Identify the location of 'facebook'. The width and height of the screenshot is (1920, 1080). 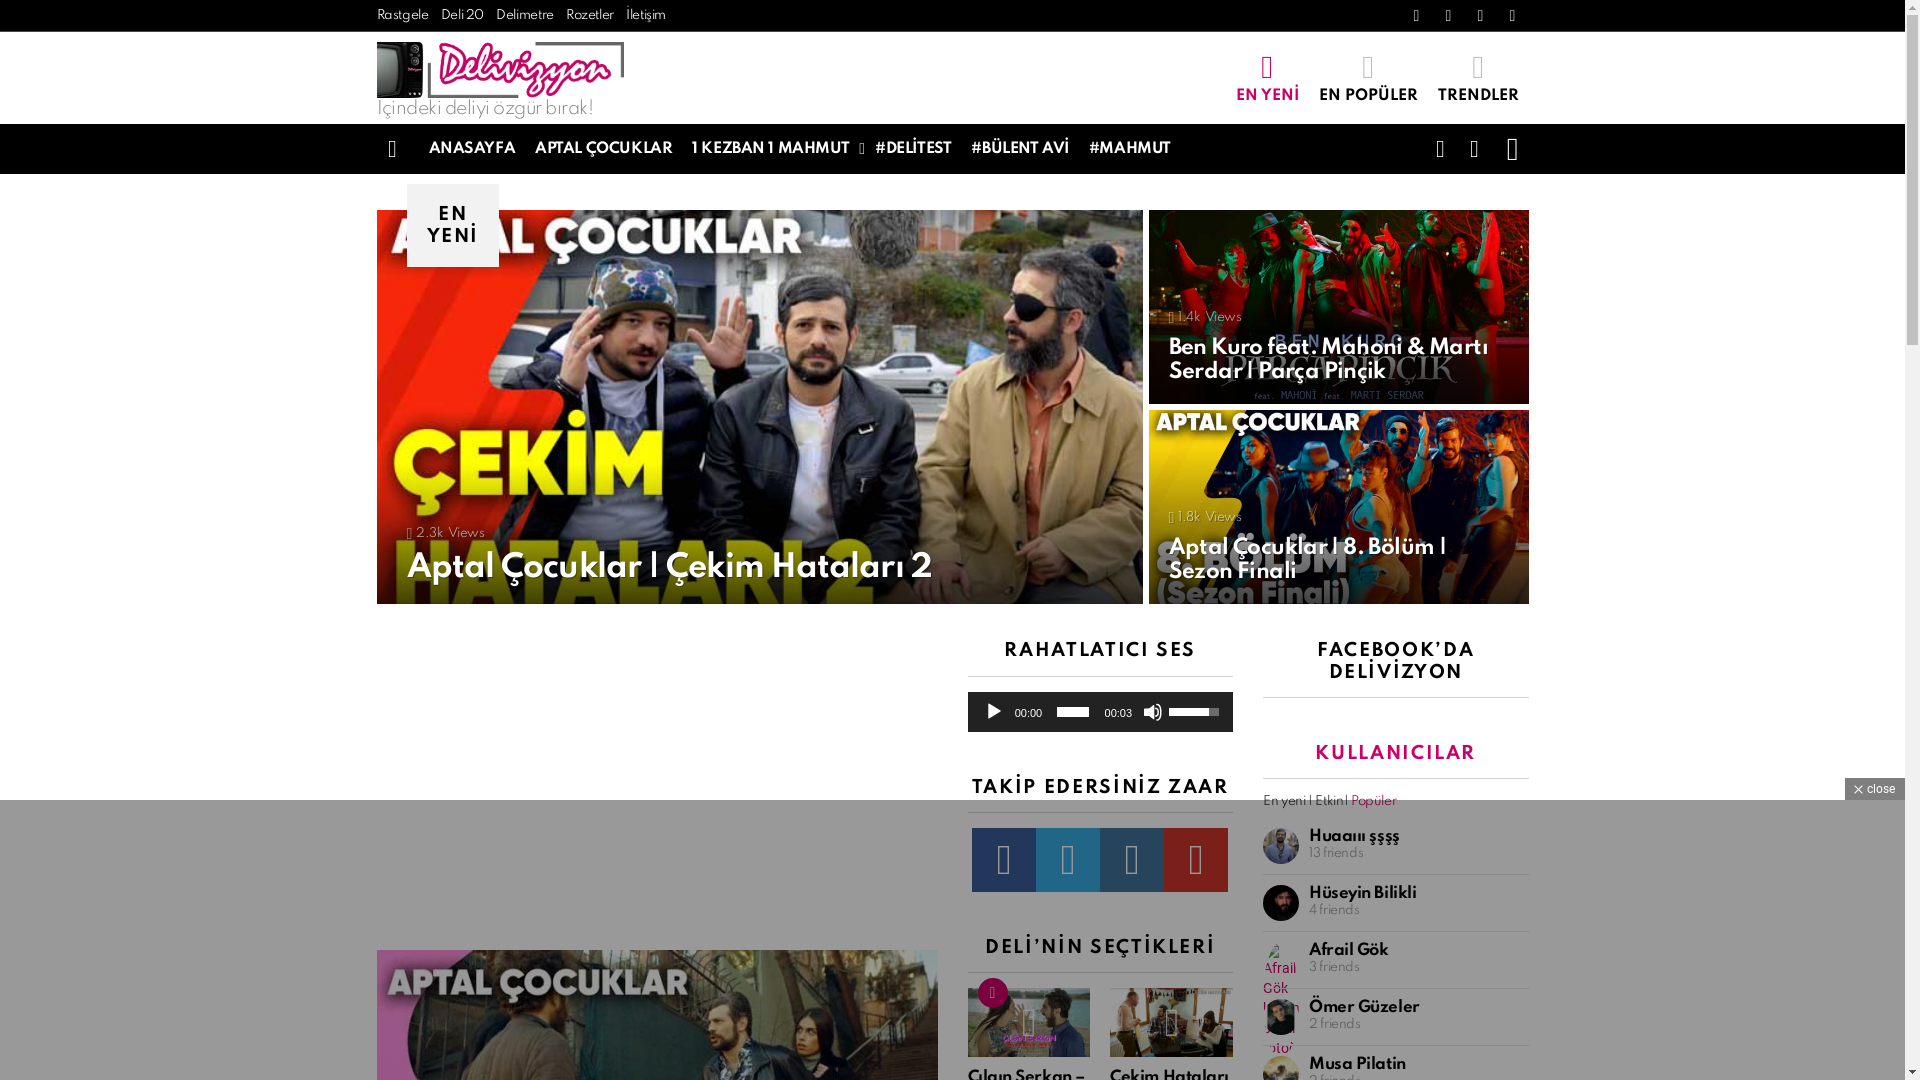
(1003, 859).